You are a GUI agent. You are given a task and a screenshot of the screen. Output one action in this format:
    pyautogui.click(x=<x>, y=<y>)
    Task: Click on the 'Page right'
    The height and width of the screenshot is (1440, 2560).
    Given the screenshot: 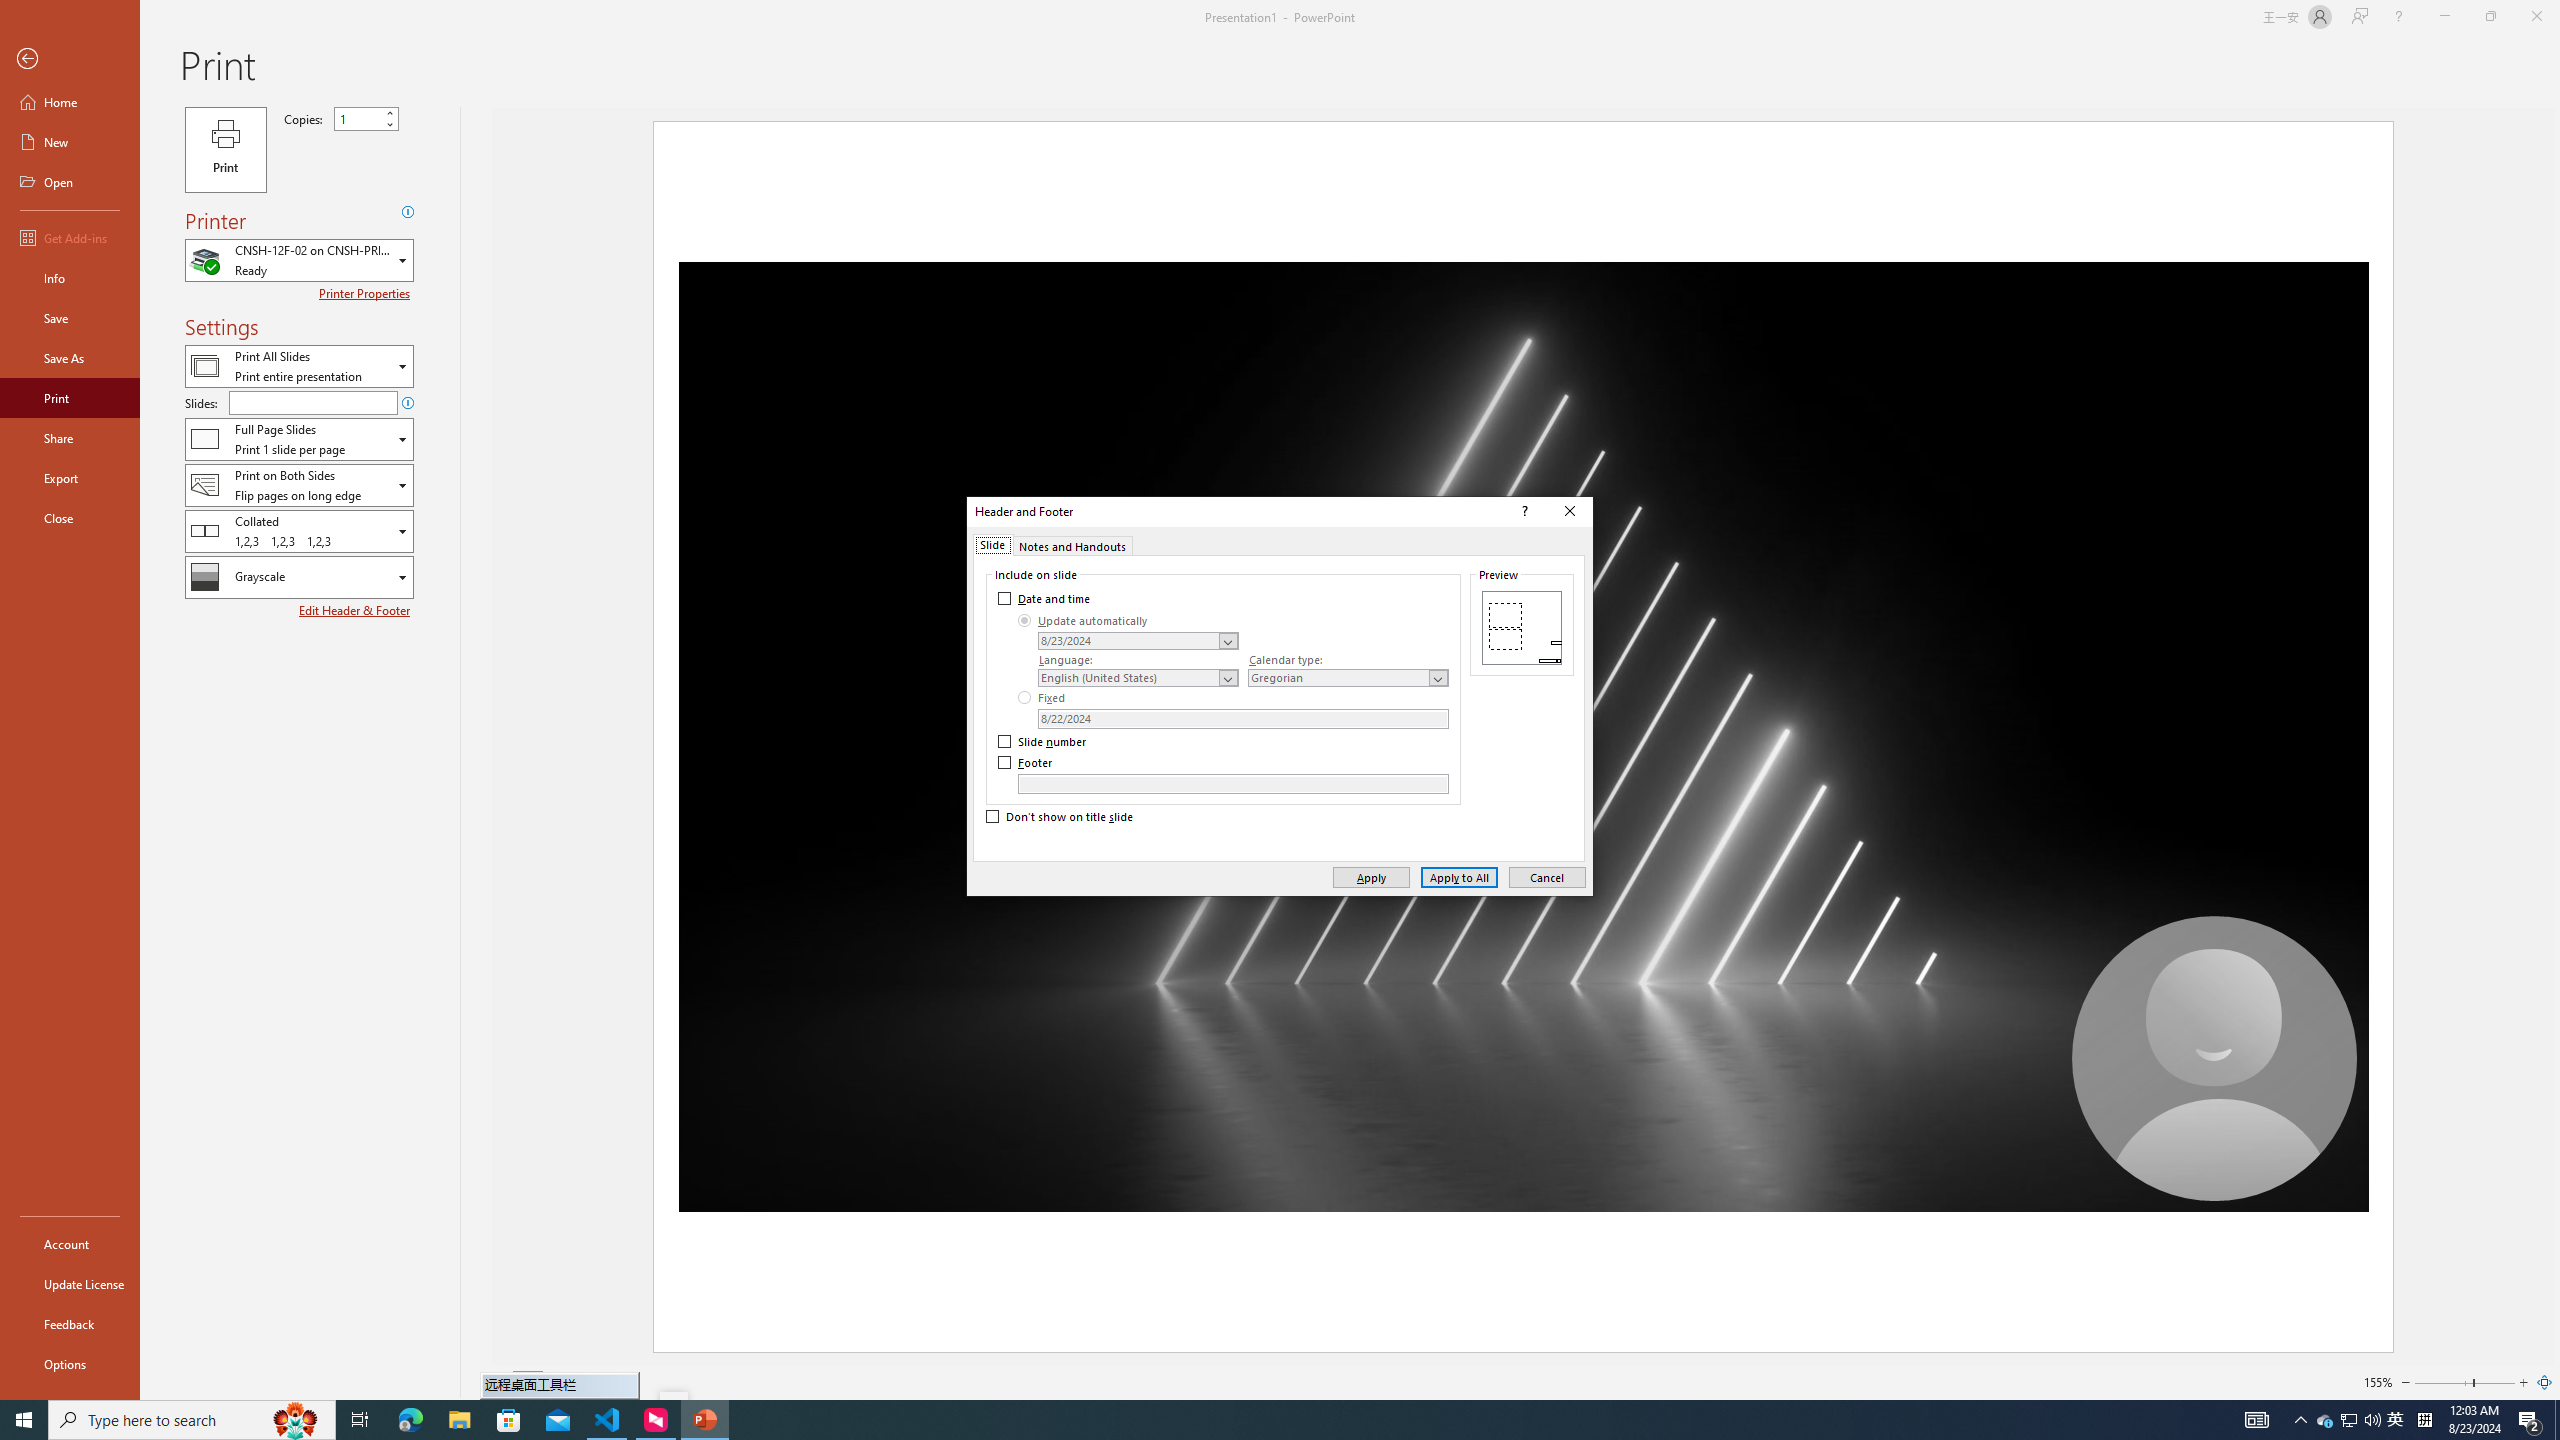 What is the action you would take?
    pyautogui.click(x=2494, y=1382)
    